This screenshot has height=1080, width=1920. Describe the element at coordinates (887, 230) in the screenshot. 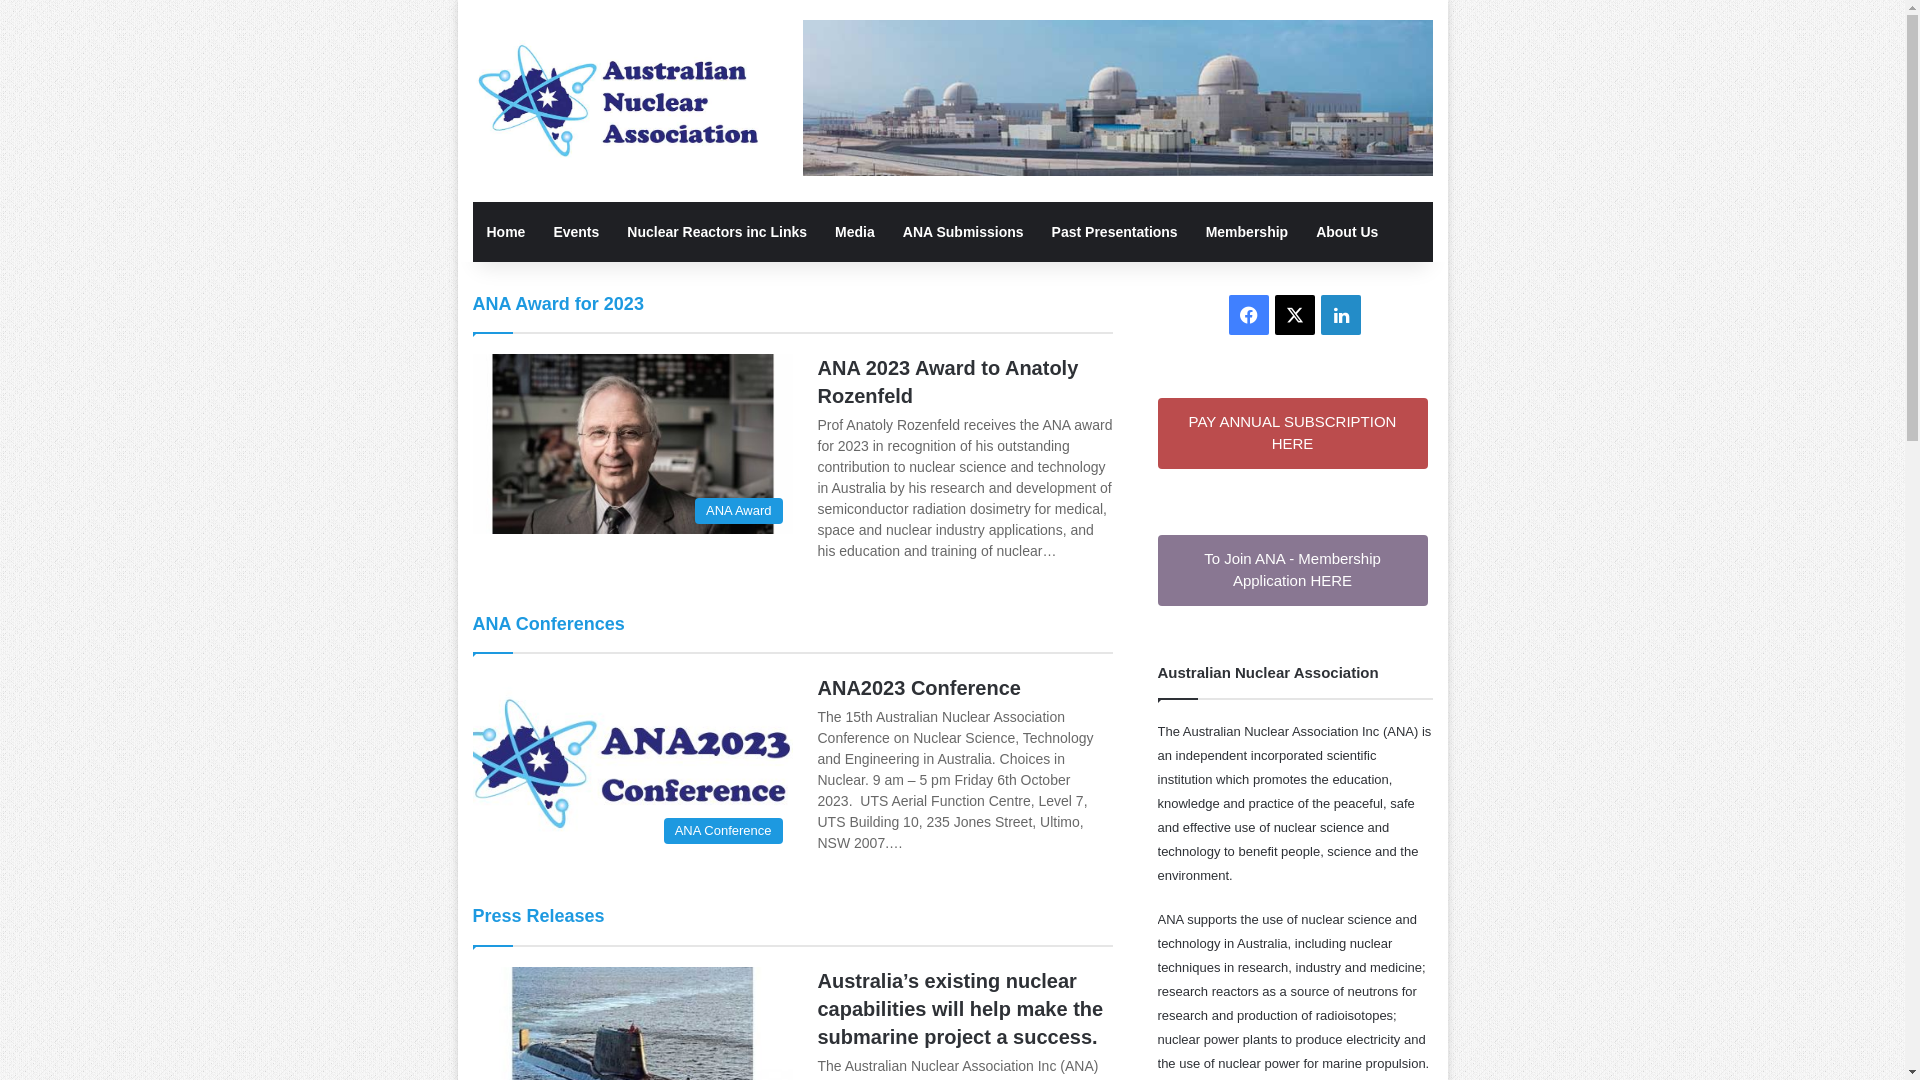

I see `'ANA Submissions'` at that location.